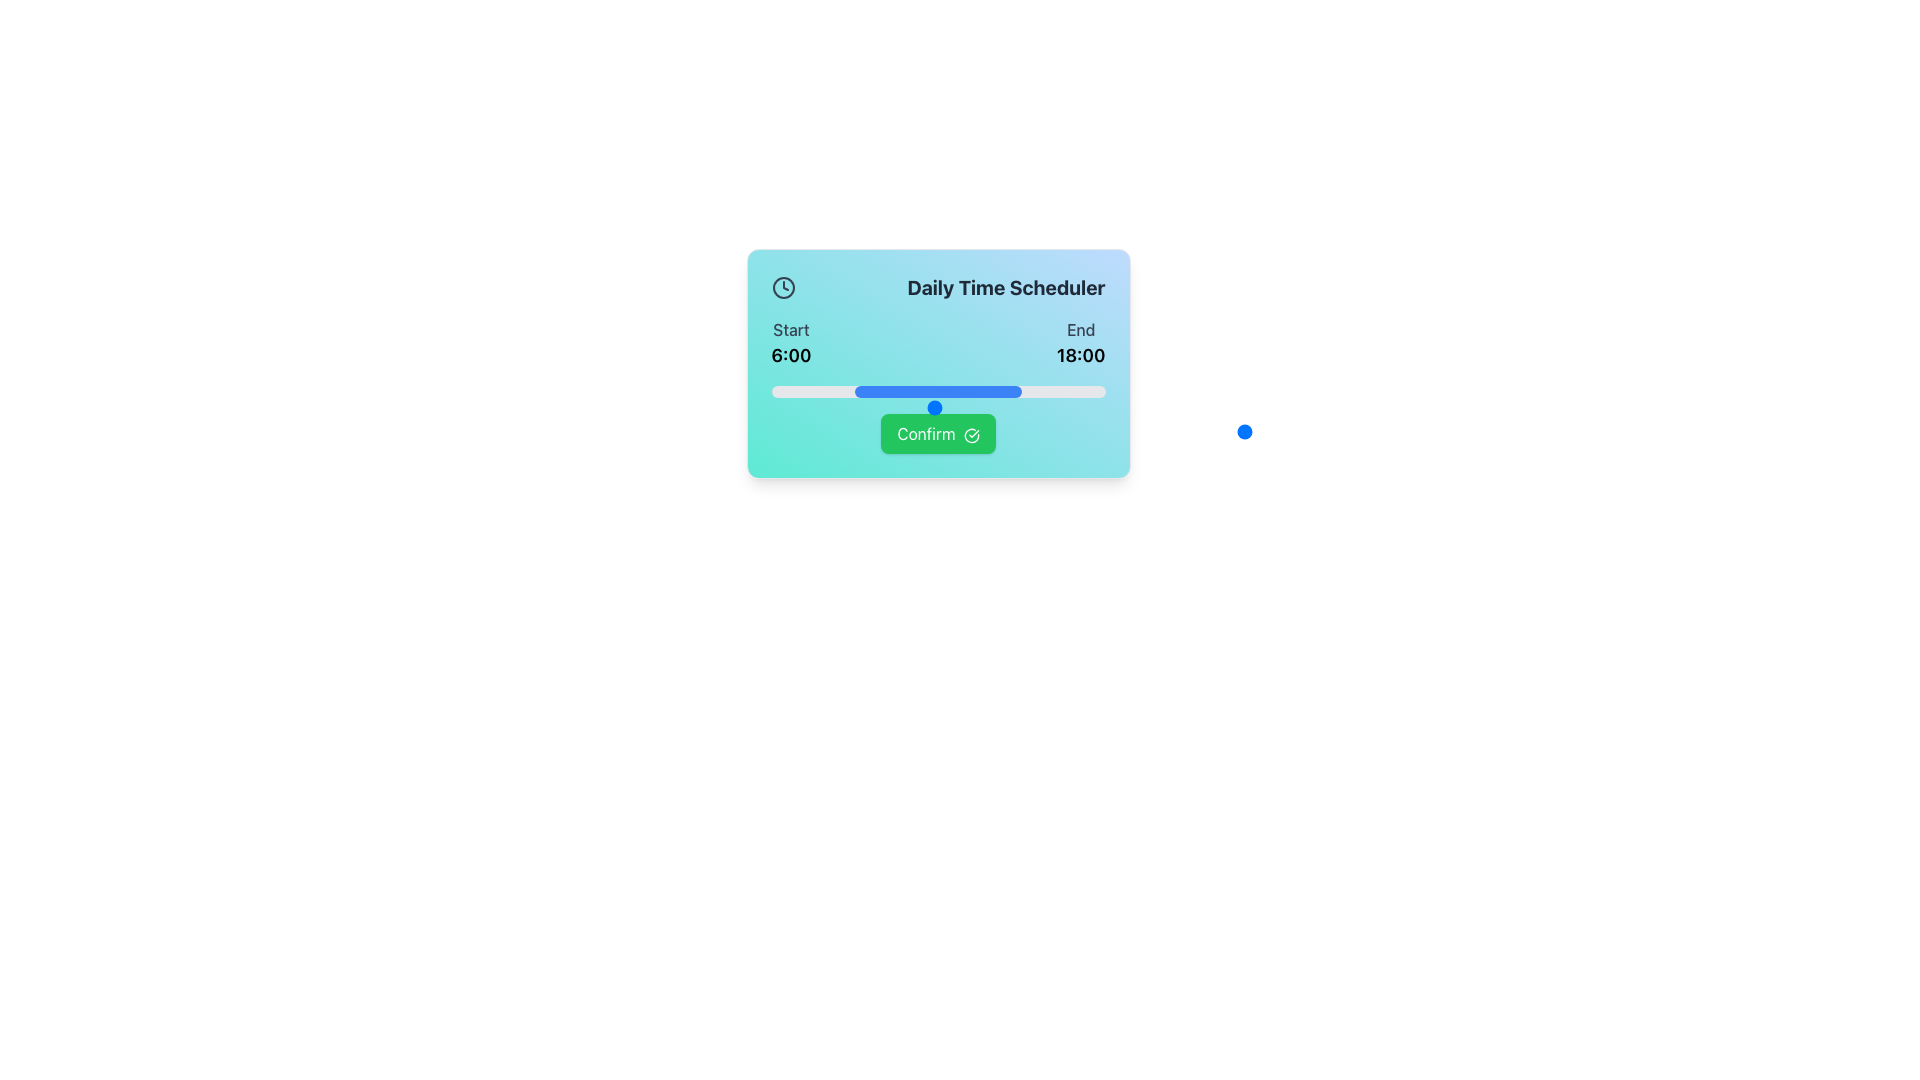 Image resolution: width=1920 pixels, height=1080 pixels. Describe the element at coordinates (937, 433) in the screenshot. I see `the green rectangular 'Confirm' button with a checkmark icon` at that location.